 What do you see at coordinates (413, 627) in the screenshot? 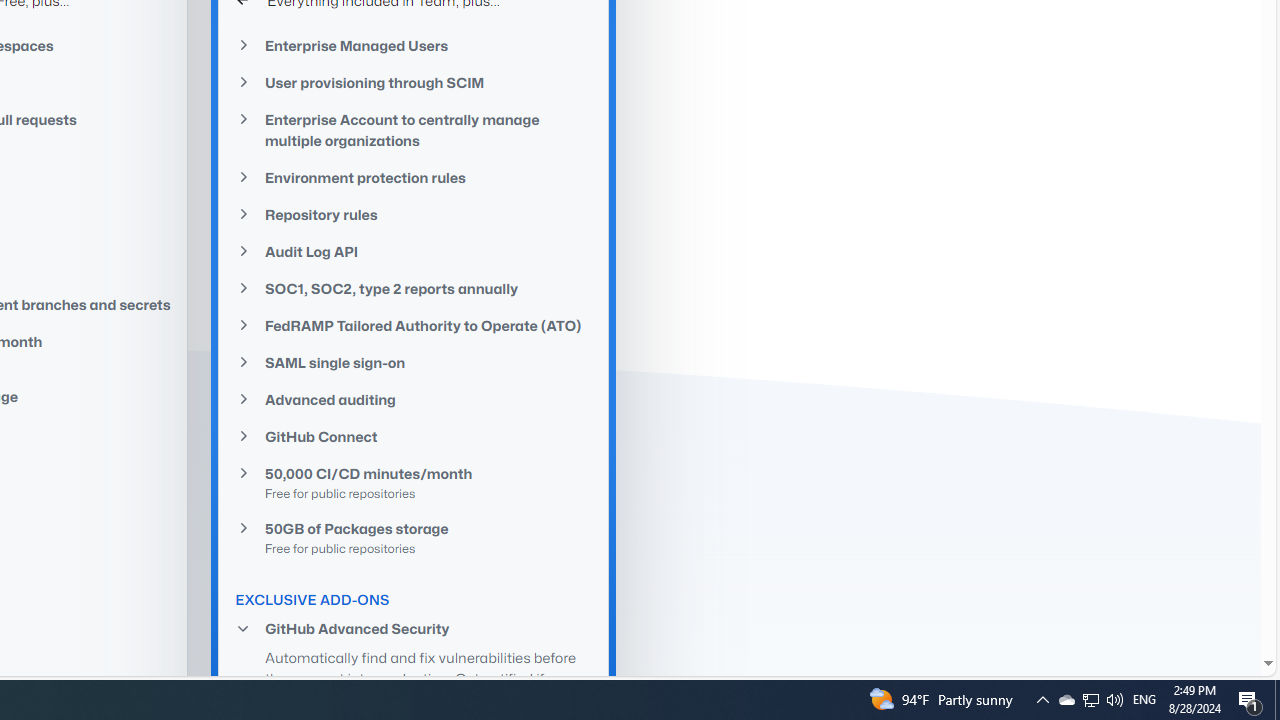
I see `'GitHub Advanced Security'` at bounding box center [413, 627].